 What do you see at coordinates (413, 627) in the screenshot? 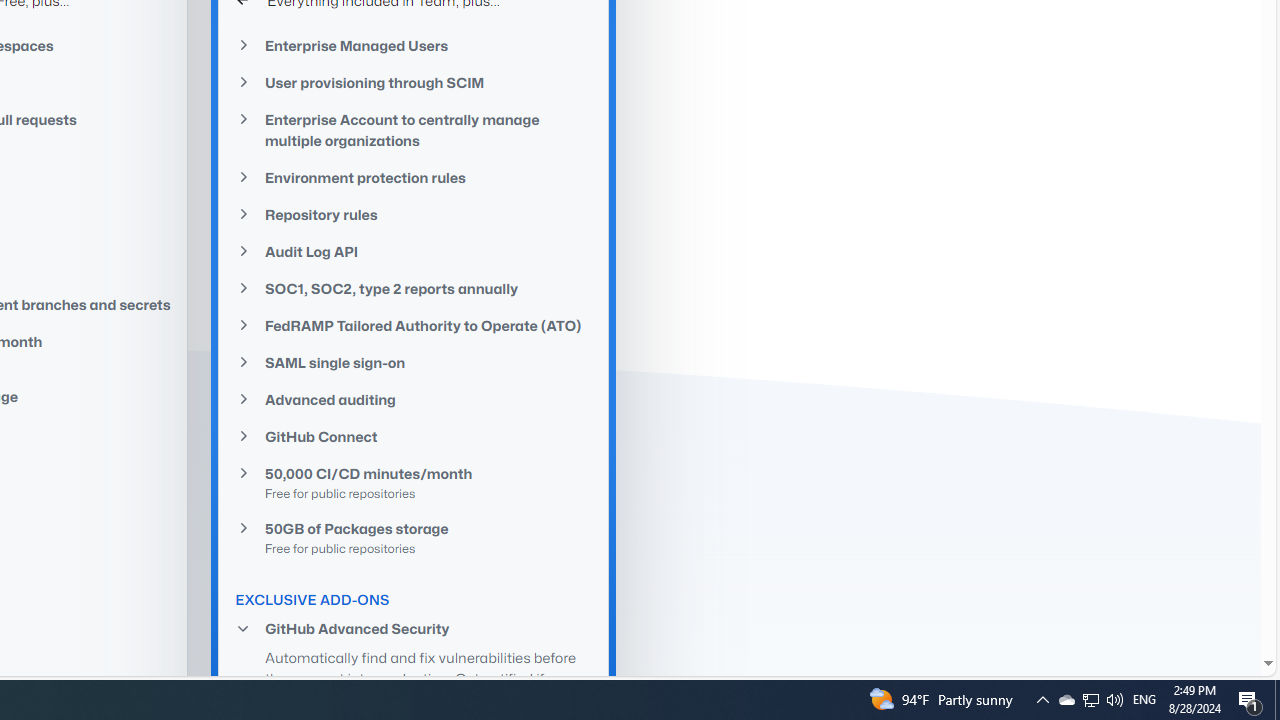
I see `'GitHub Advanced Security'` at bounding box center [413, 627].